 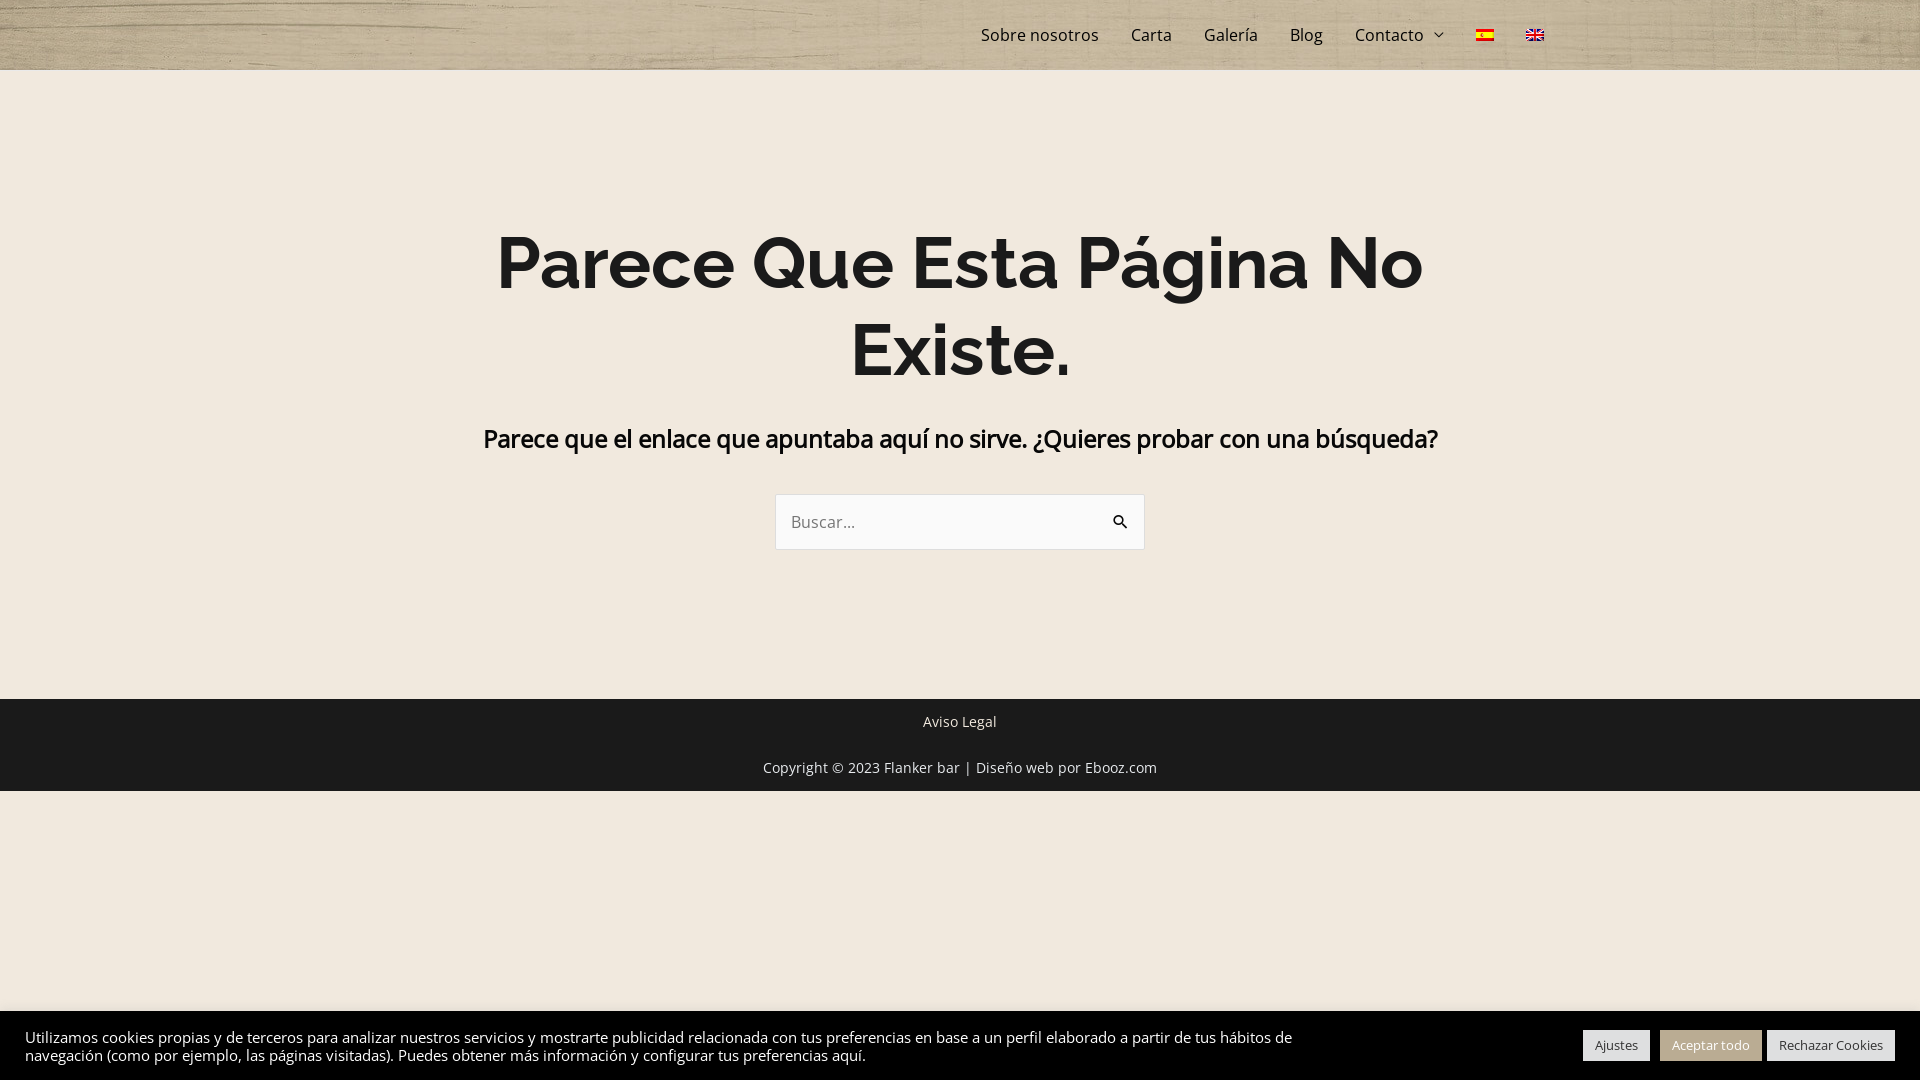 What do you see at coordinates (1151, 34) in the screenshot?
I see `'Carta'` at bounding box center [1151, 34].